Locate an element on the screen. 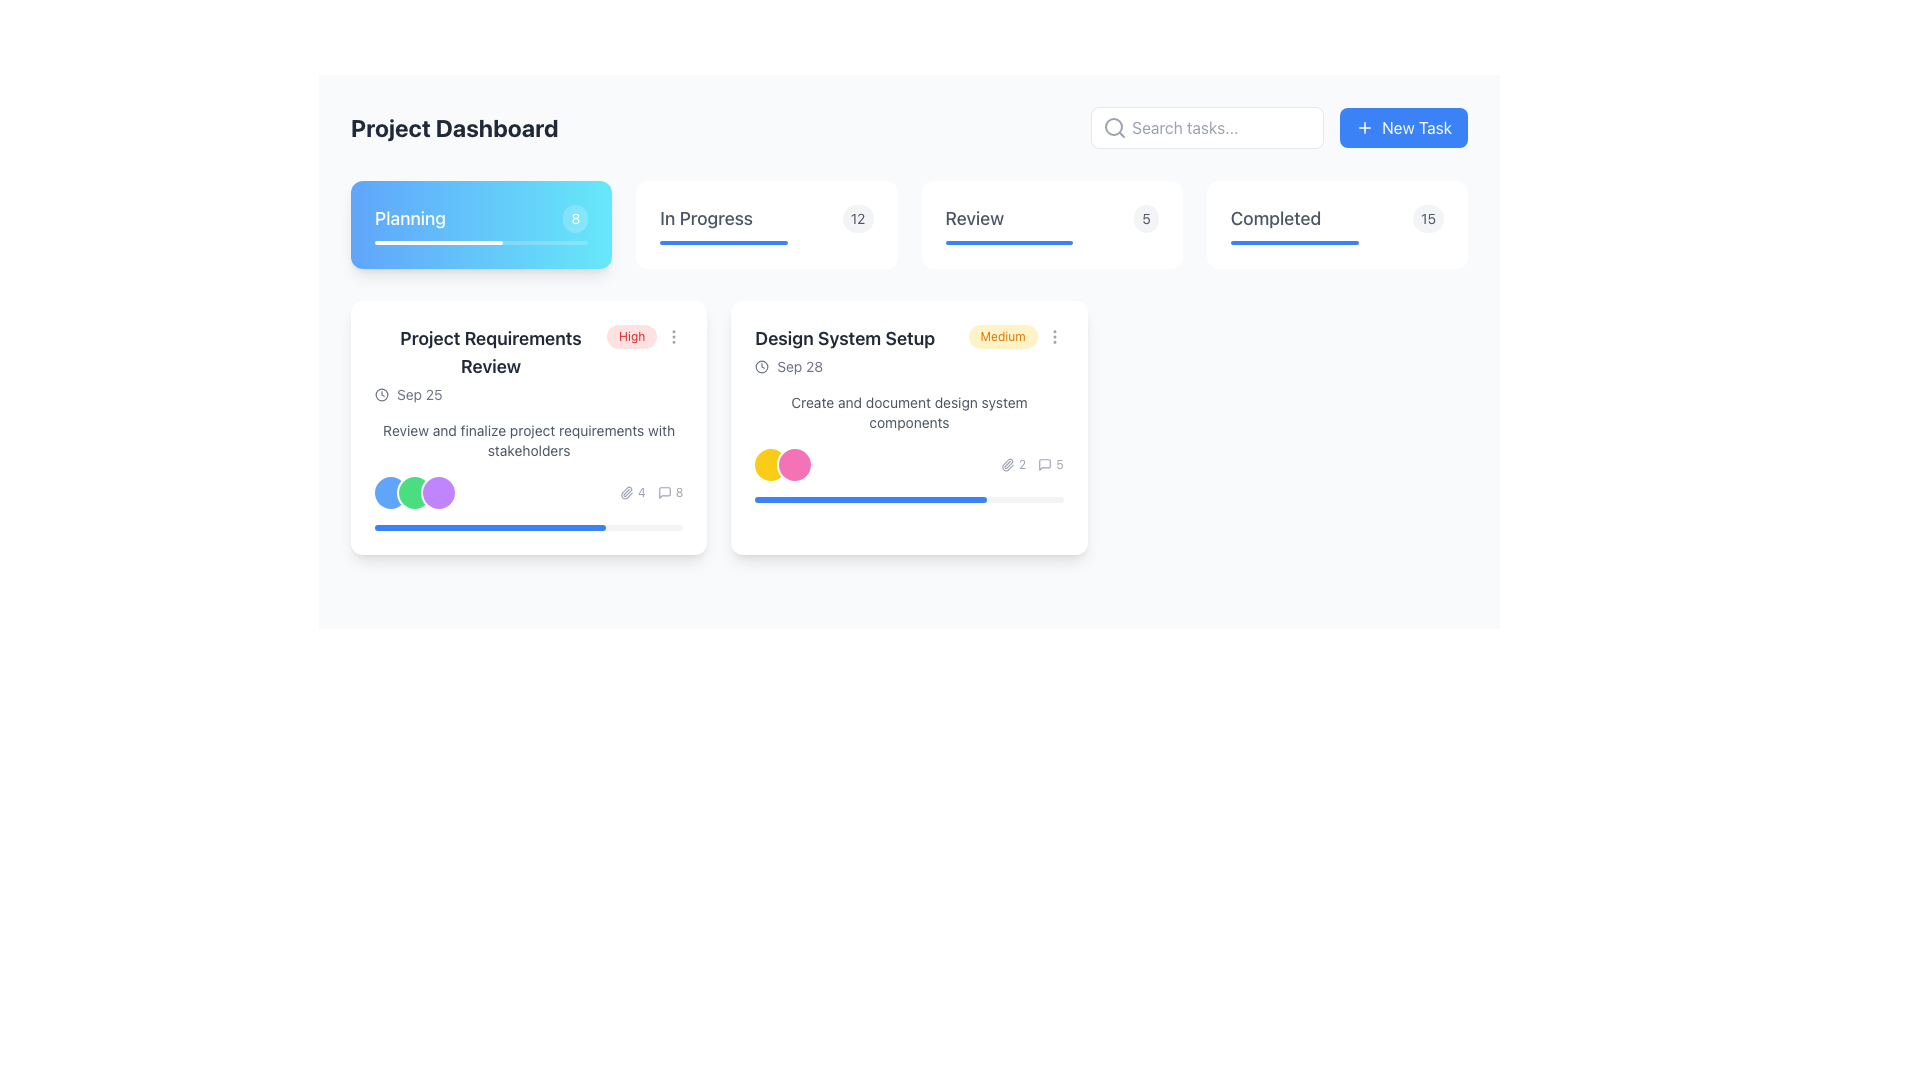 This screenshot has height=1080, width=1920. the priority/status label located in the top-right corner of the 'Project Requirements Review' card in the dashboard interface, next to the vertical ellipsis button is located at coordinates (631, 335).